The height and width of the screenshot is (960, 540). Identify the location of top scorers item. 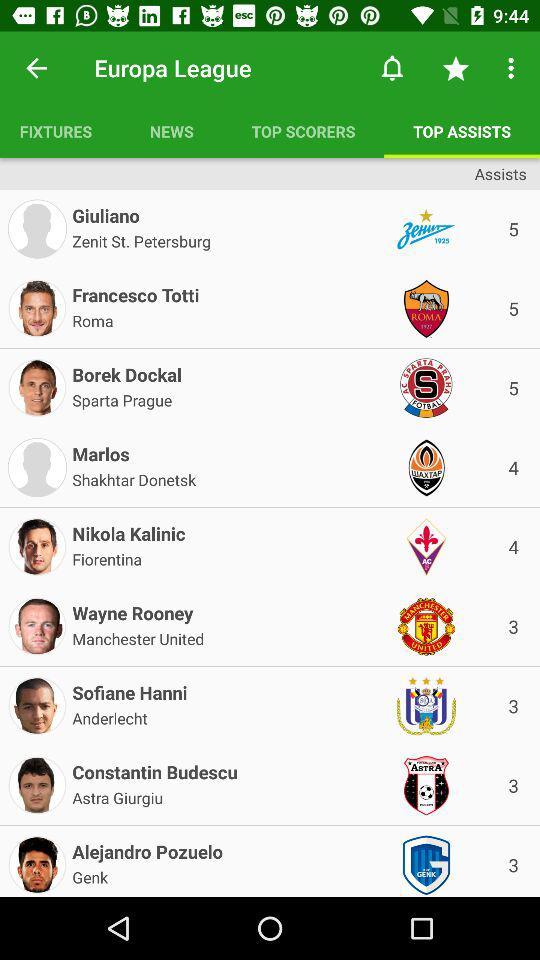
(302, 130).